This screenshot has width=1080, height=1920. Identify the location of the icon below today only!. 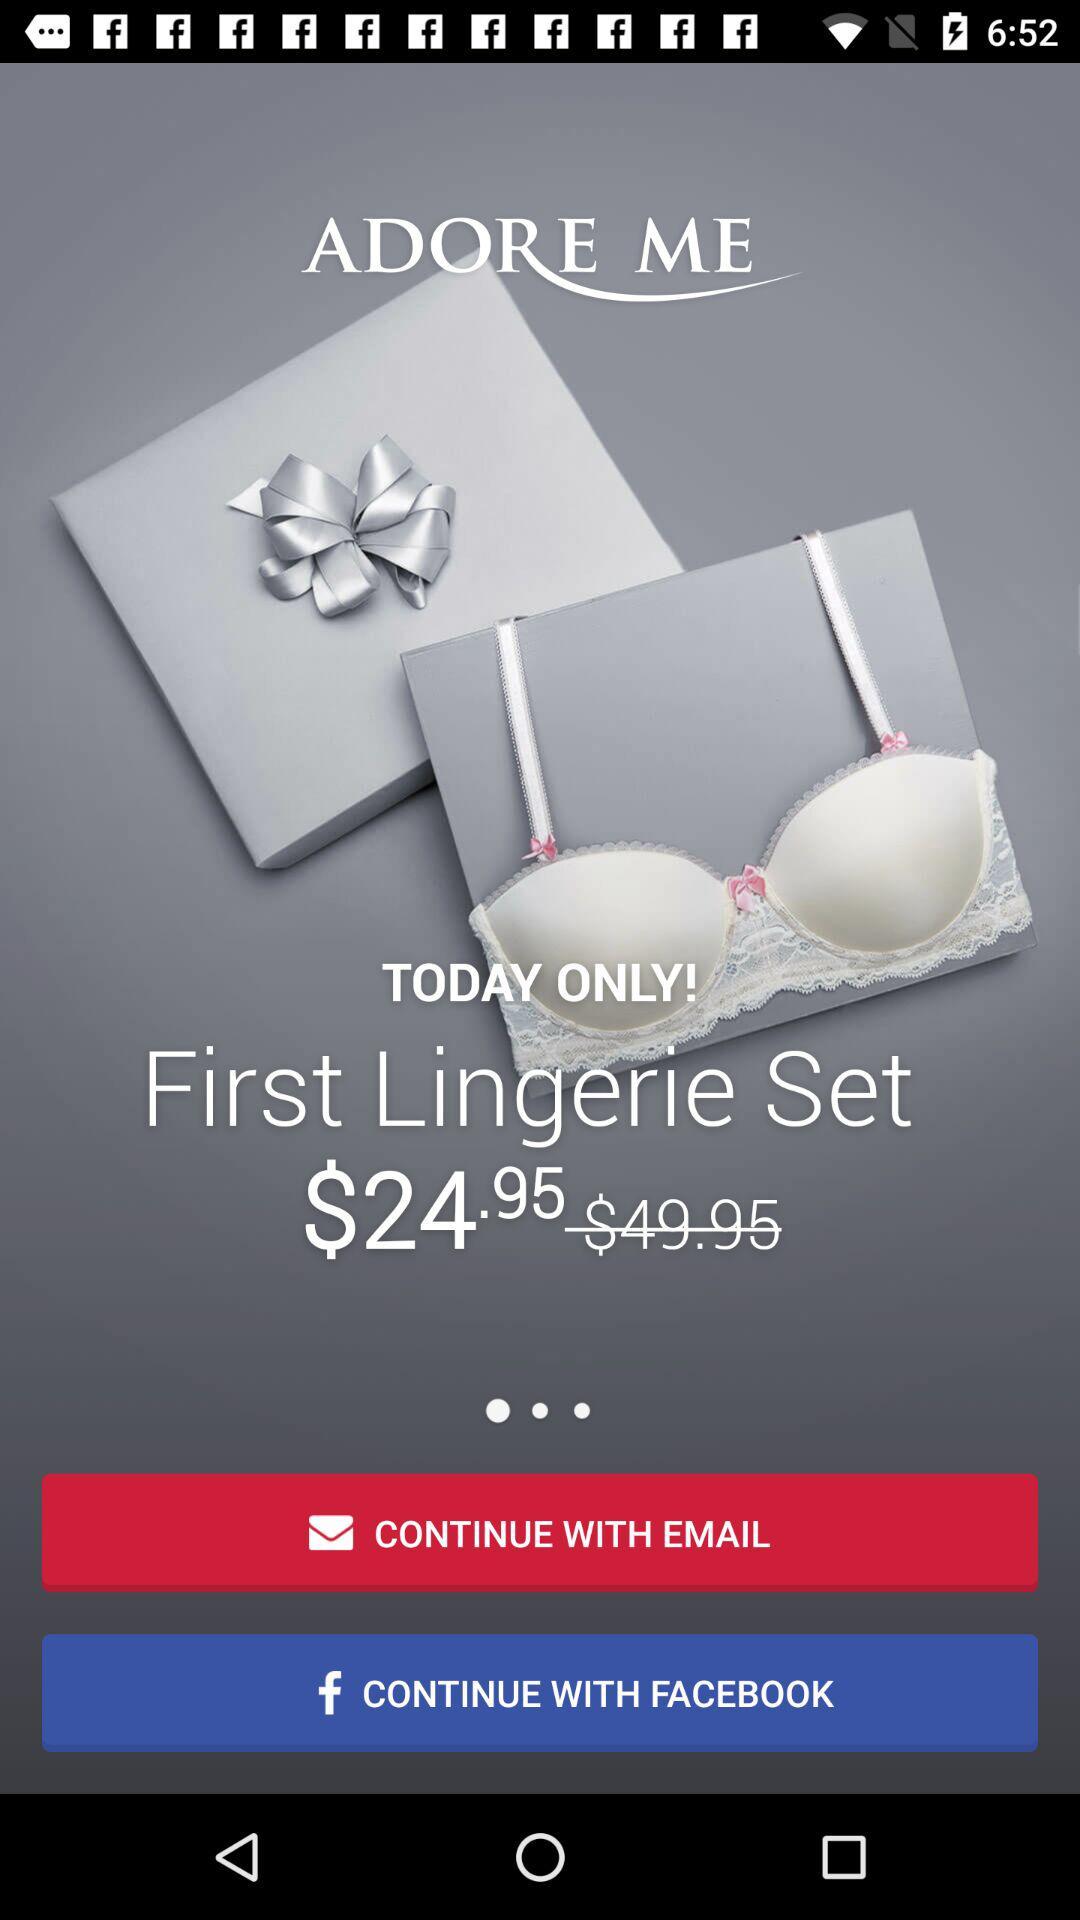
(540, 1146).